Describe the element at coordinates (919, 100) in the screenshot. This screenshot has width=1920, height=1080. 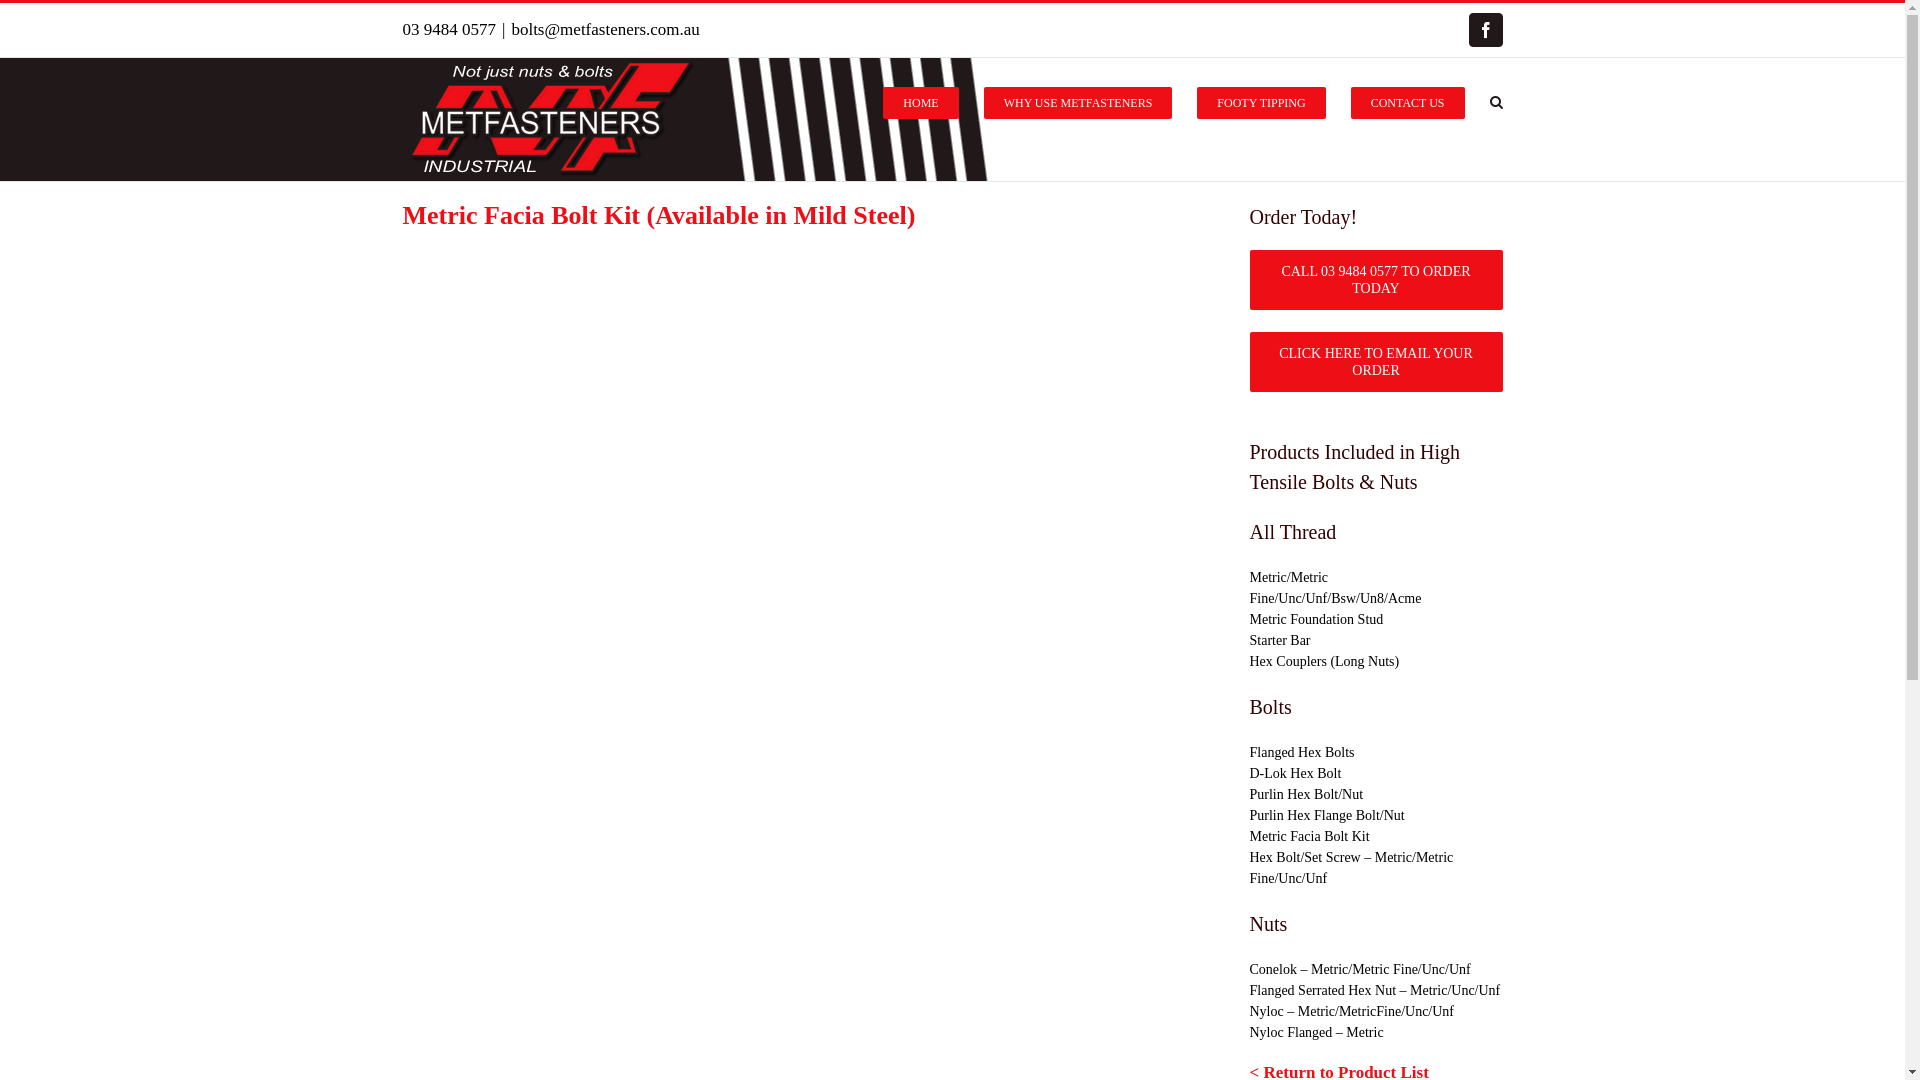
I see `'HOME'` at that location.